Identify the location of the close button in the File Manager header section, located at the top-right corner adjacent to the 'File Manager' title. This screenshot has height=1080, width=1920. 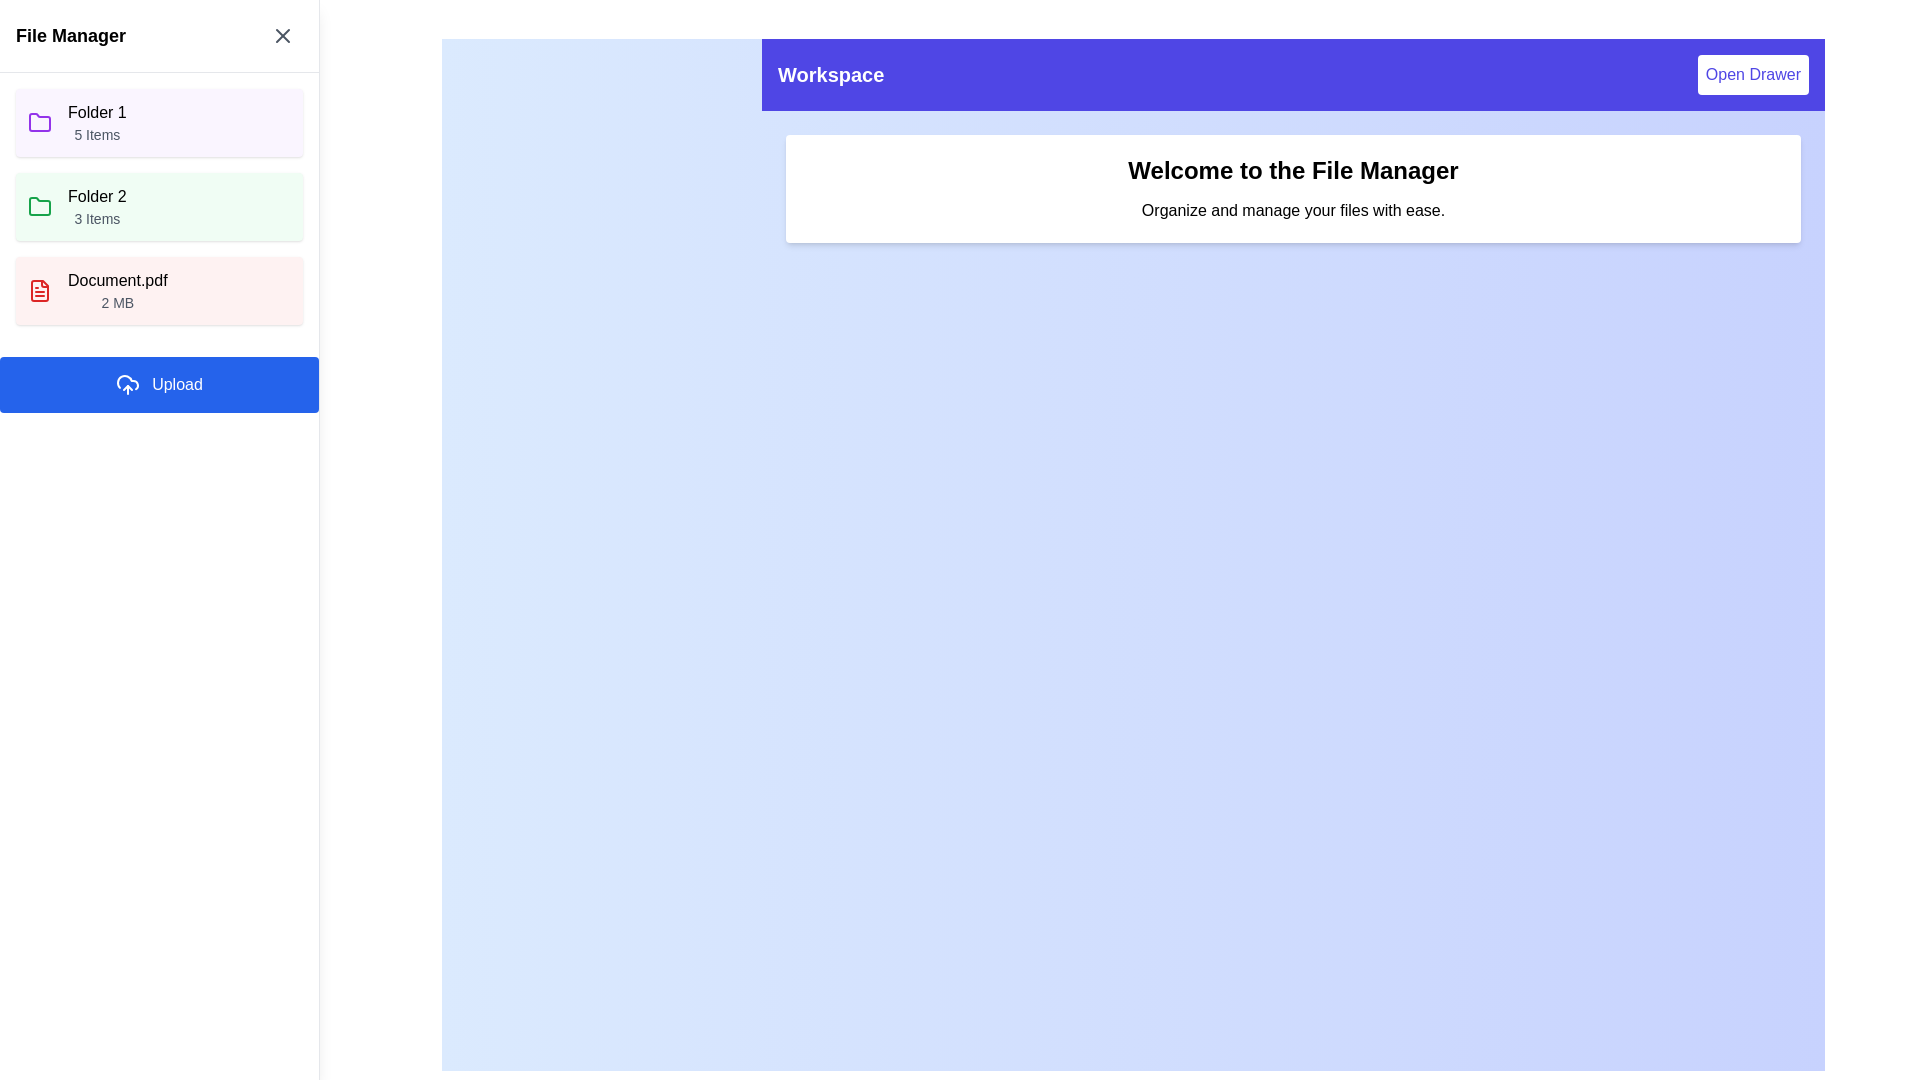
(282, 35).